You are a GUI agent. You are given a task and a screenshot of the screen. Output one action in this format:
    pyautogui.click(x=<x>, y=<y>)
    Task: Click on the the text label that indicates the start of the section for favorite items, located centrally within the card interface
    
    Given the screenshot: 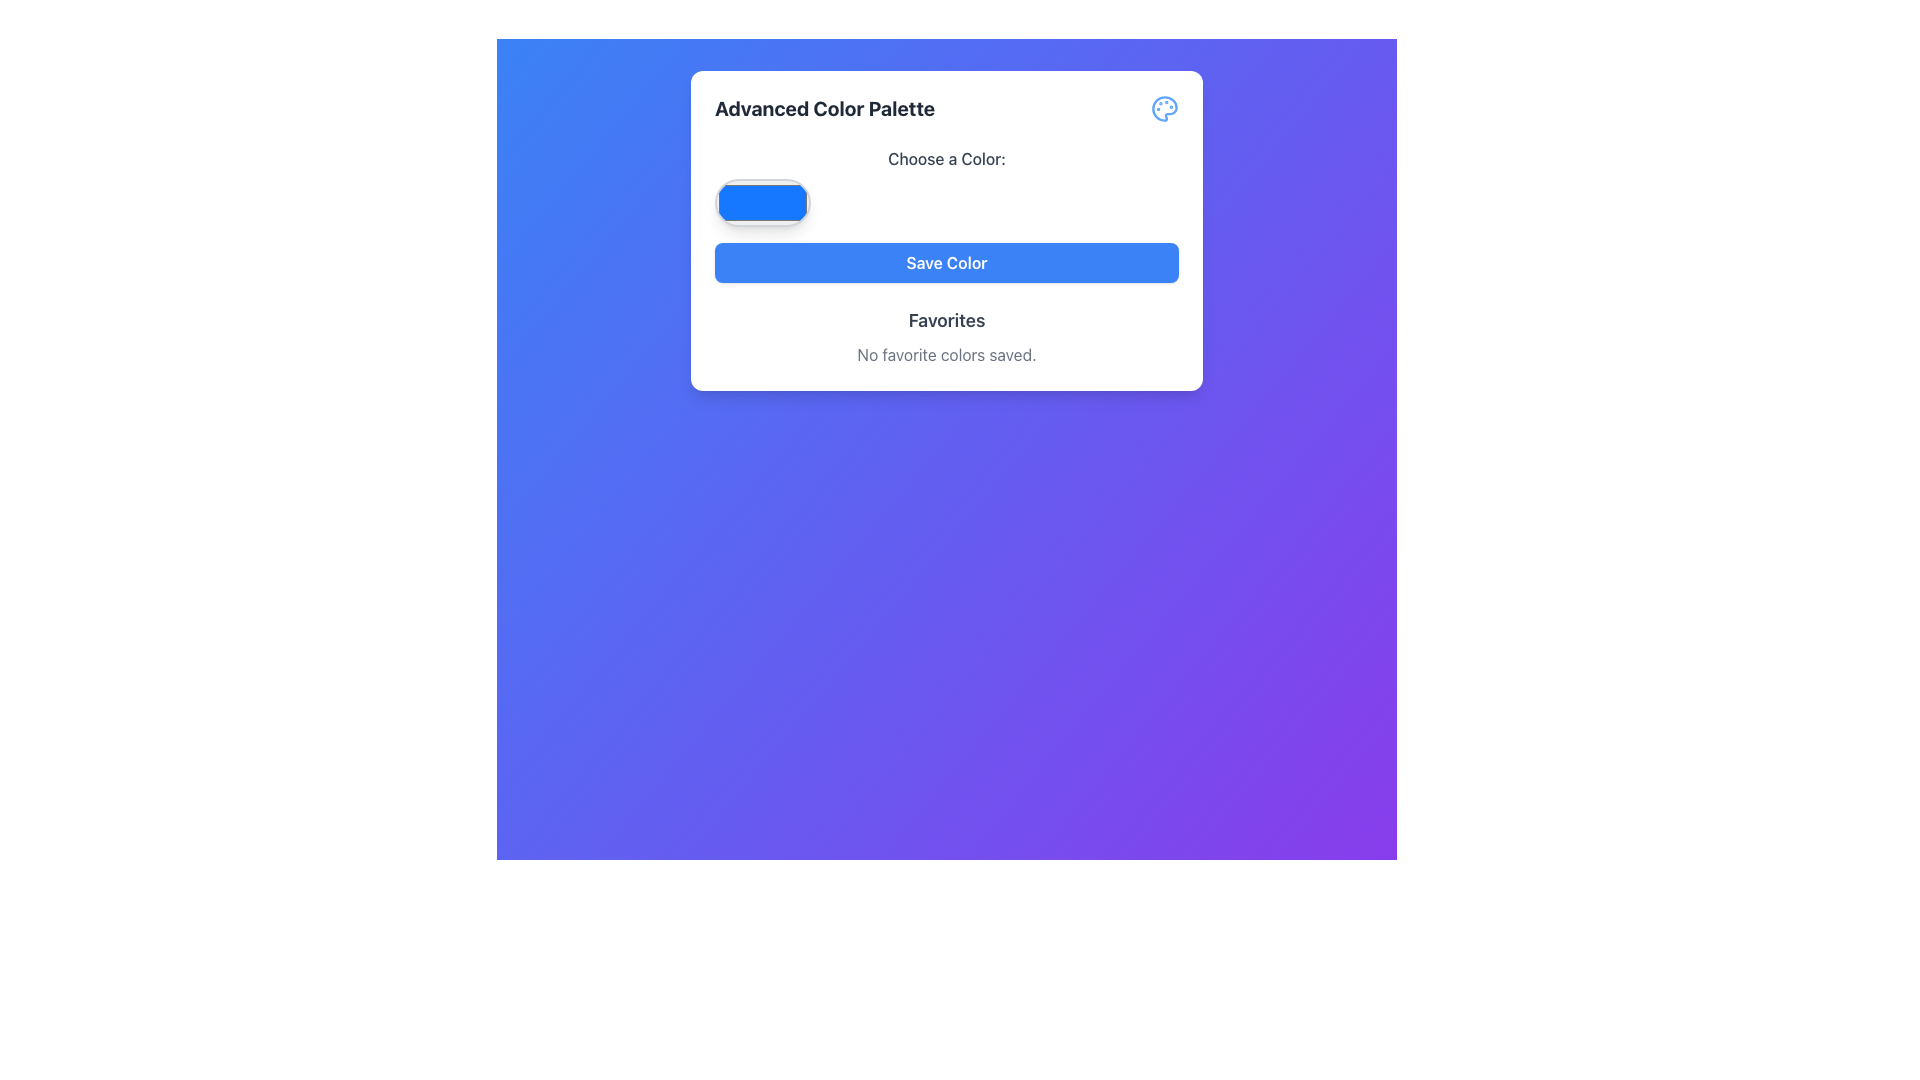 What is the action you would take?
    pyautogui.click(x=945, y=319)
    